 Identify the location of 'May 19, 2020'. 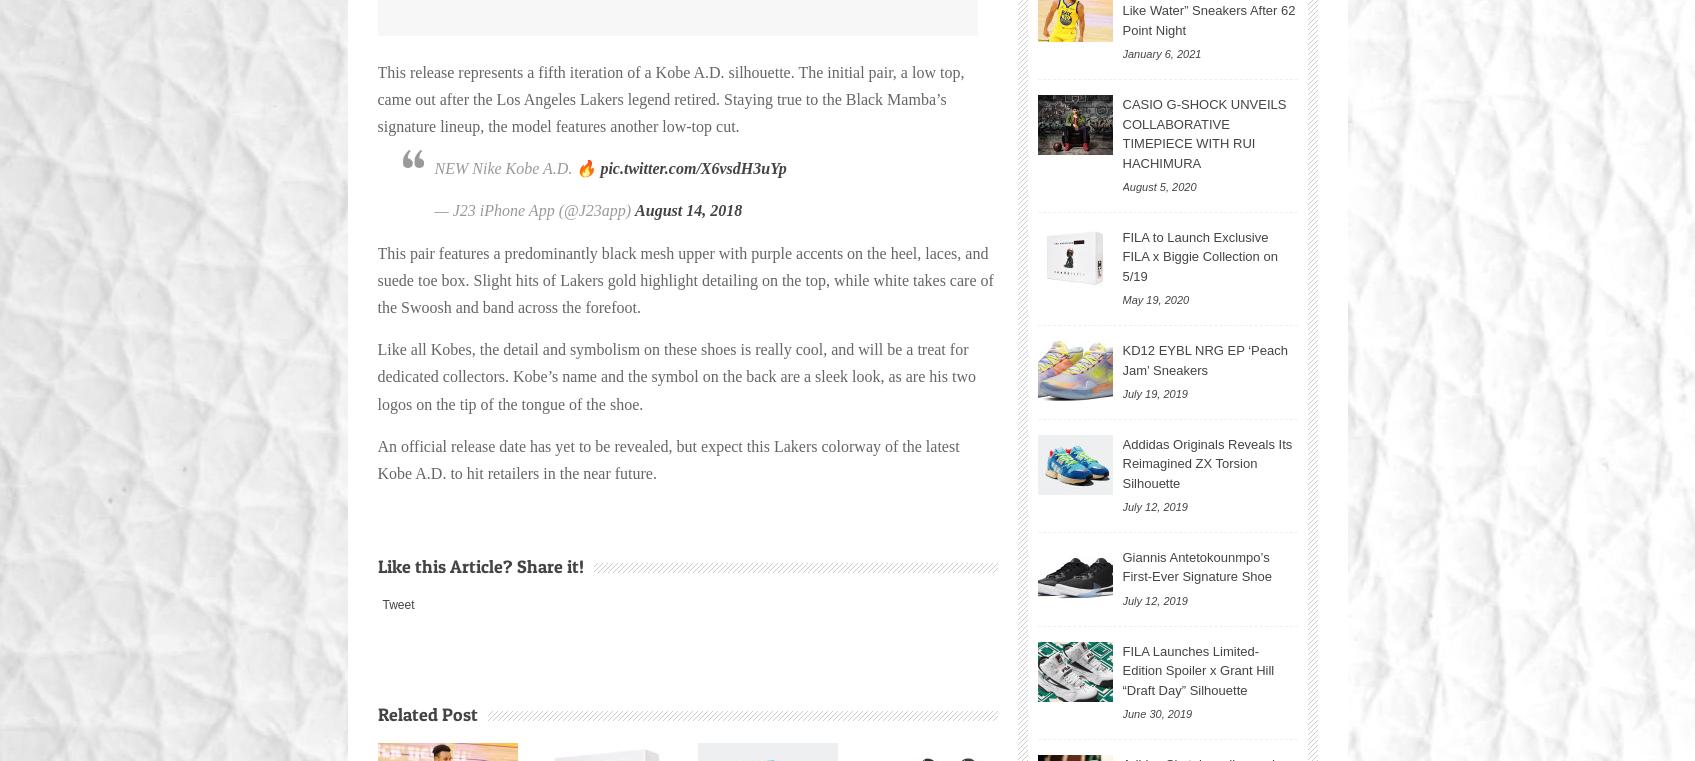
(1154, 299).